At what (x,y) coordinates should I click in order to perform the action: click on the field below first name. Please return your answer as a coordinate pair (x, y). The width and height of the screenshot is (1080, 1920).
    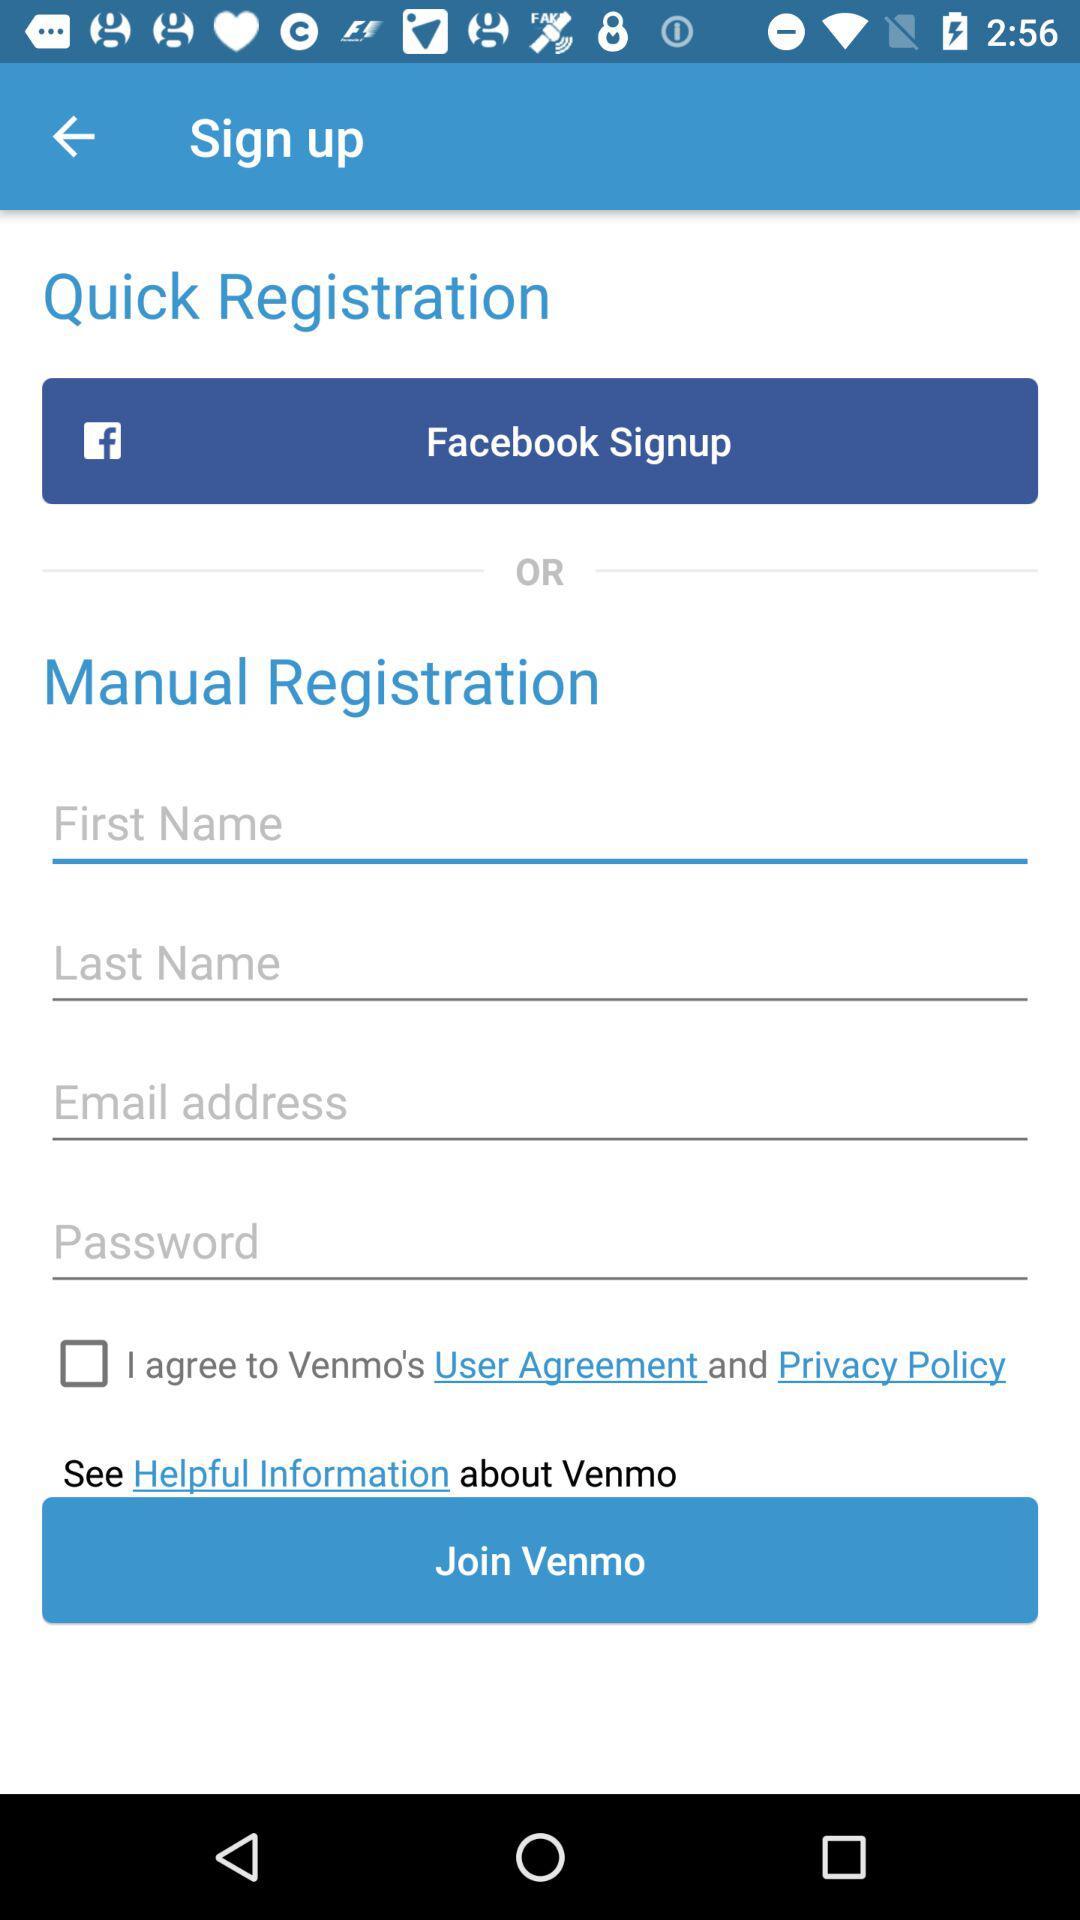
    Looking at the image, I should click on (540, 962).